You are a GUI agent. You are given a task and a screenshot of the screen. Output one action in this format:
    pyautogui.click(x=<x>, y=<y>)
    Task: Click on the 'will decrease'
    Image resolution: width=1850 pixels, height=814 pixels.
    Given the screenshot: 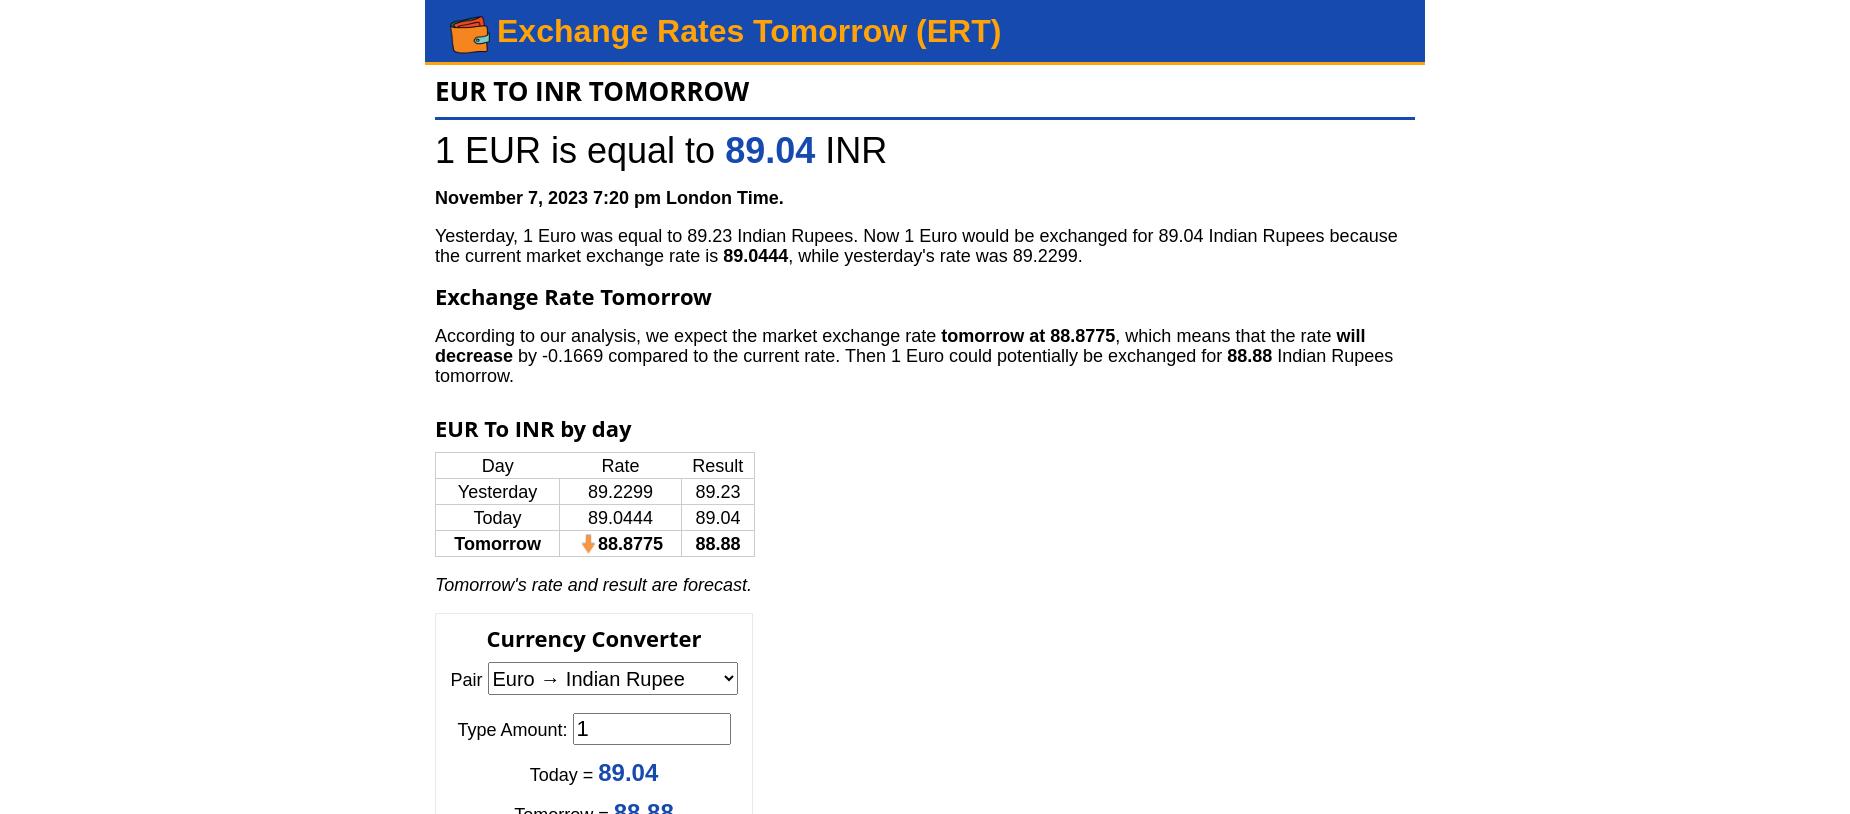 What is the action you would take?
    pyautogui.click(x=433, y=346)
    